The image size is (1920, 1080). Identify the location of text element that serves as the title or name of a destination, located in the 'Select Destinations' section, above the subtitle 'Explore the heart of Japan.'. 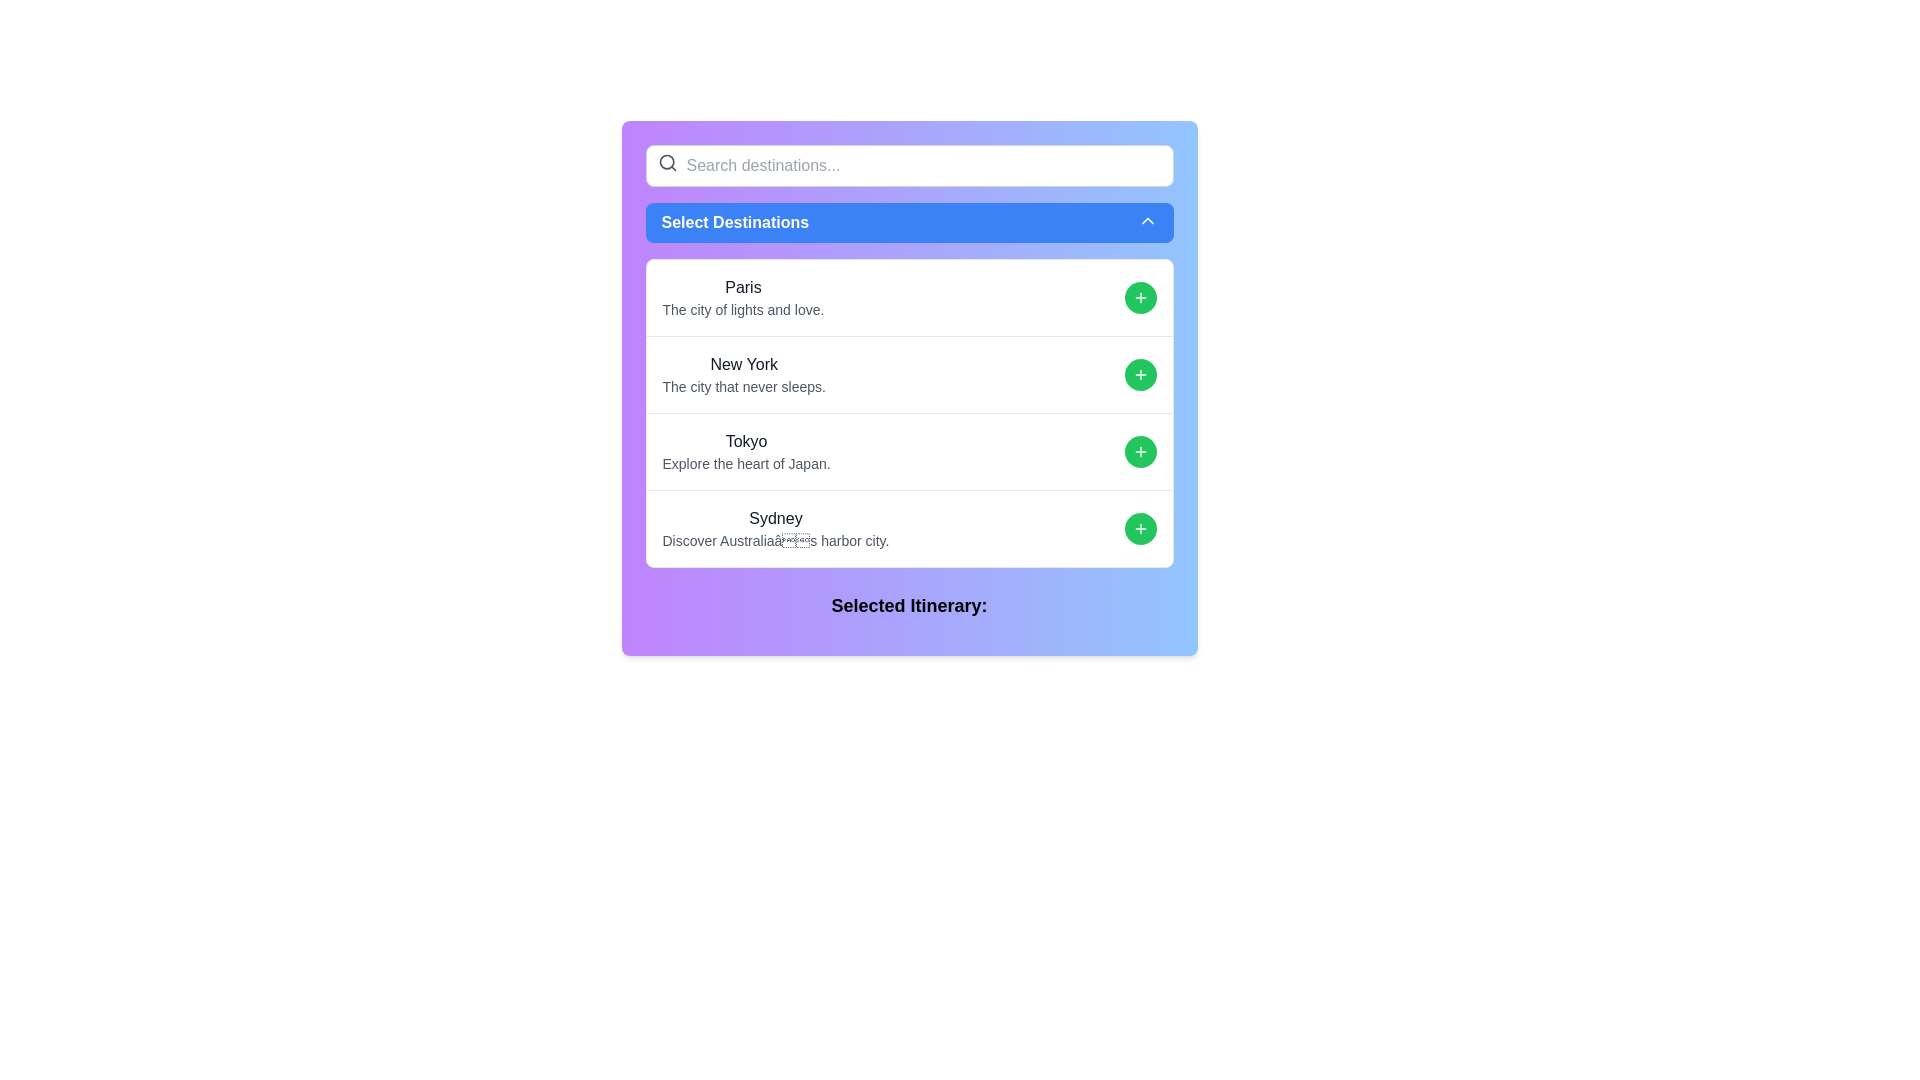
(745, 441).